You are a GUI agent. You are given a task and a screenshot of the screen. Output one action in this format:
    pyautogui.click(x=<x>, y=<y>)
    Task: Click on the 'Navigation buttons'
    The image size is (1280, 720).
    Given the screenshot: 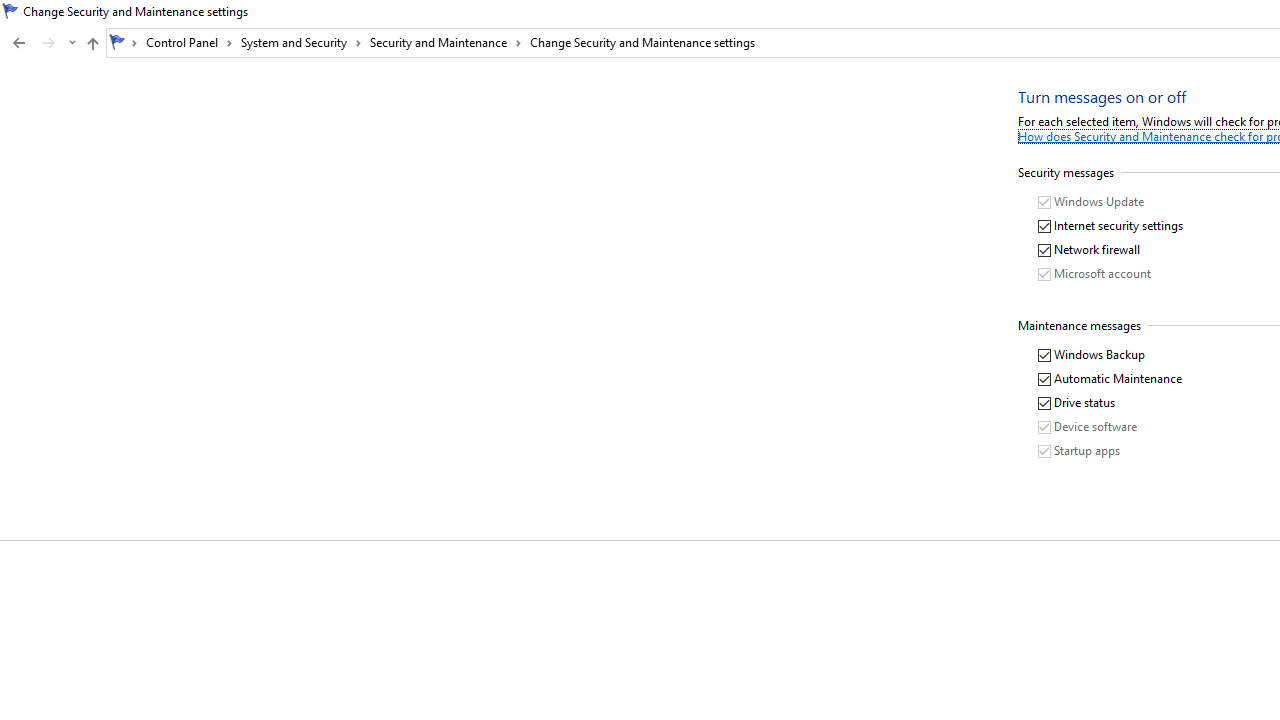 What is the action you would take?
    pyautogui.click(x=42, y=43)
    